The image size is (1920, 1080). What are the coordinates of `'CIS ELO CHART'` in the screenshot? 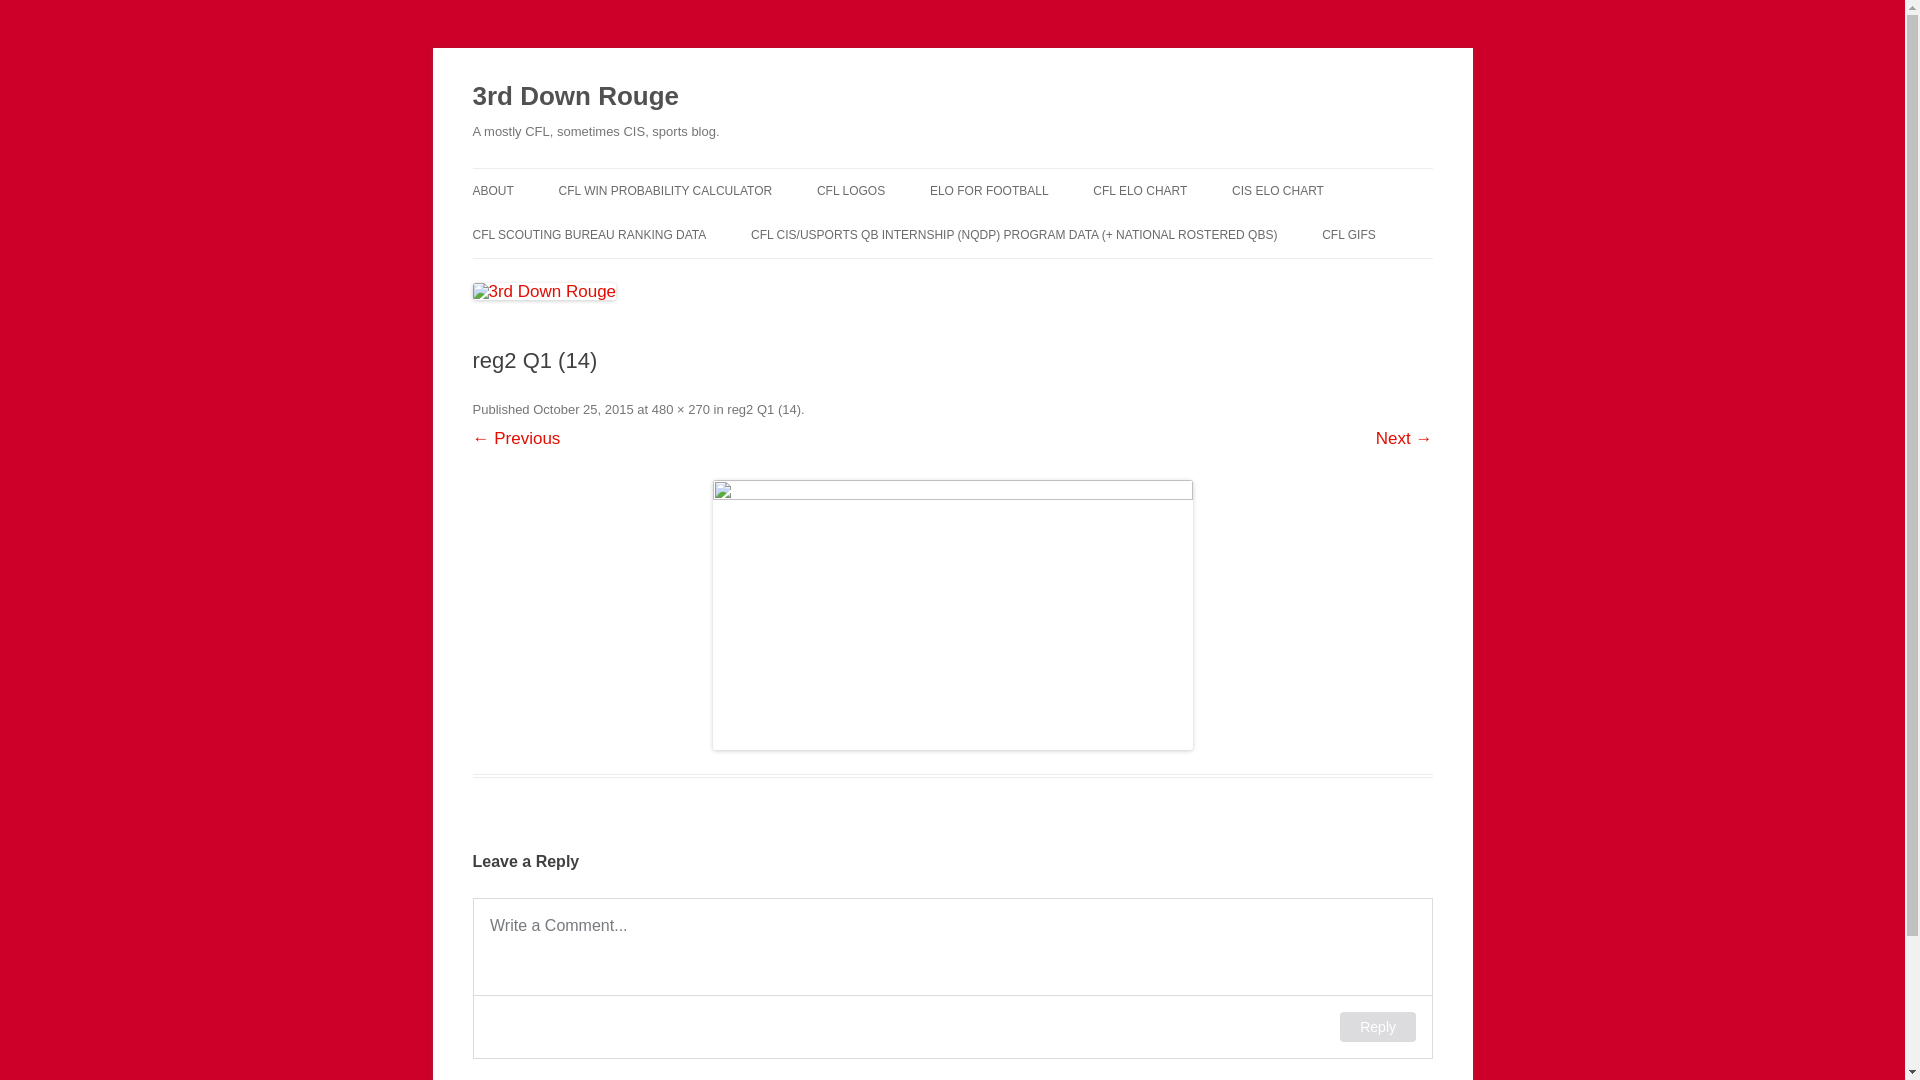 It's located at (1276, 191).